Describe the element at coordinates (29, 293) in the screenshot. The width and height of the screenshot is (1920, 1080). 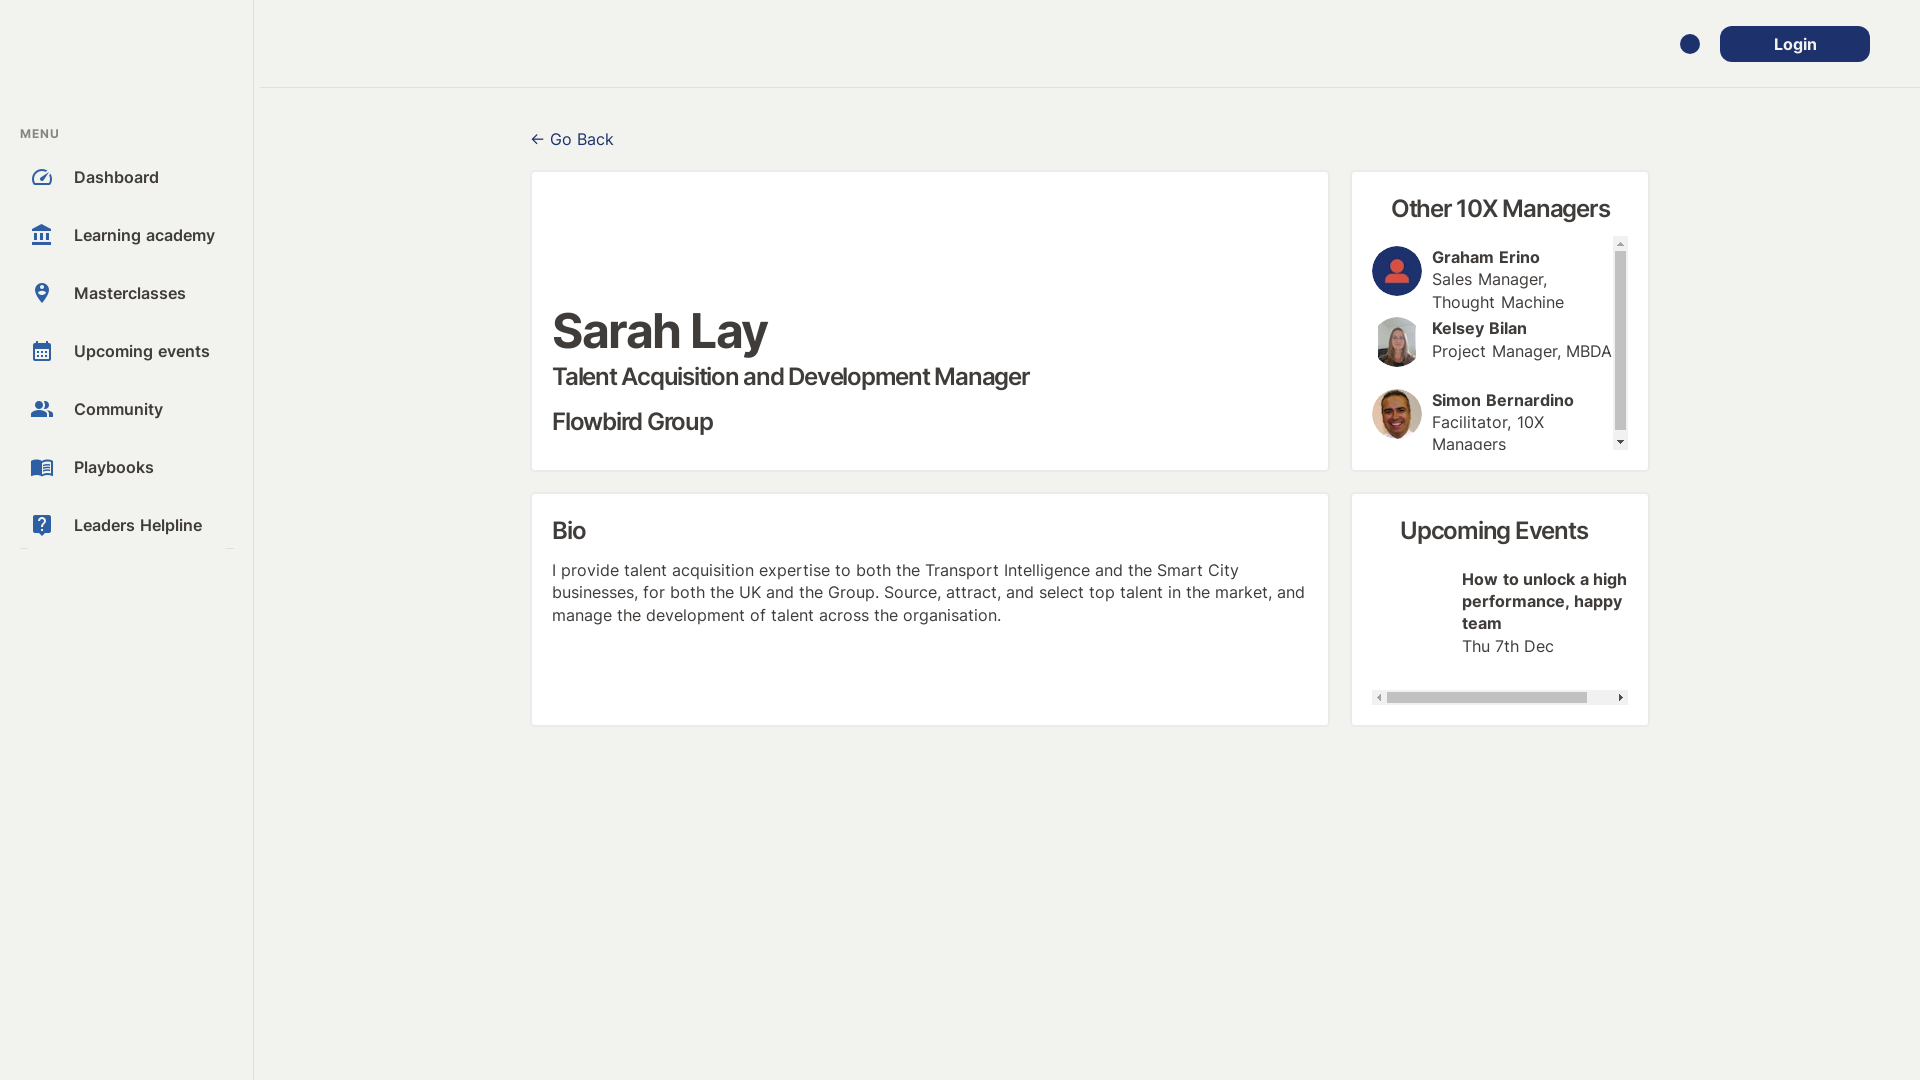
I see `'person_pin_circle'` at that location.